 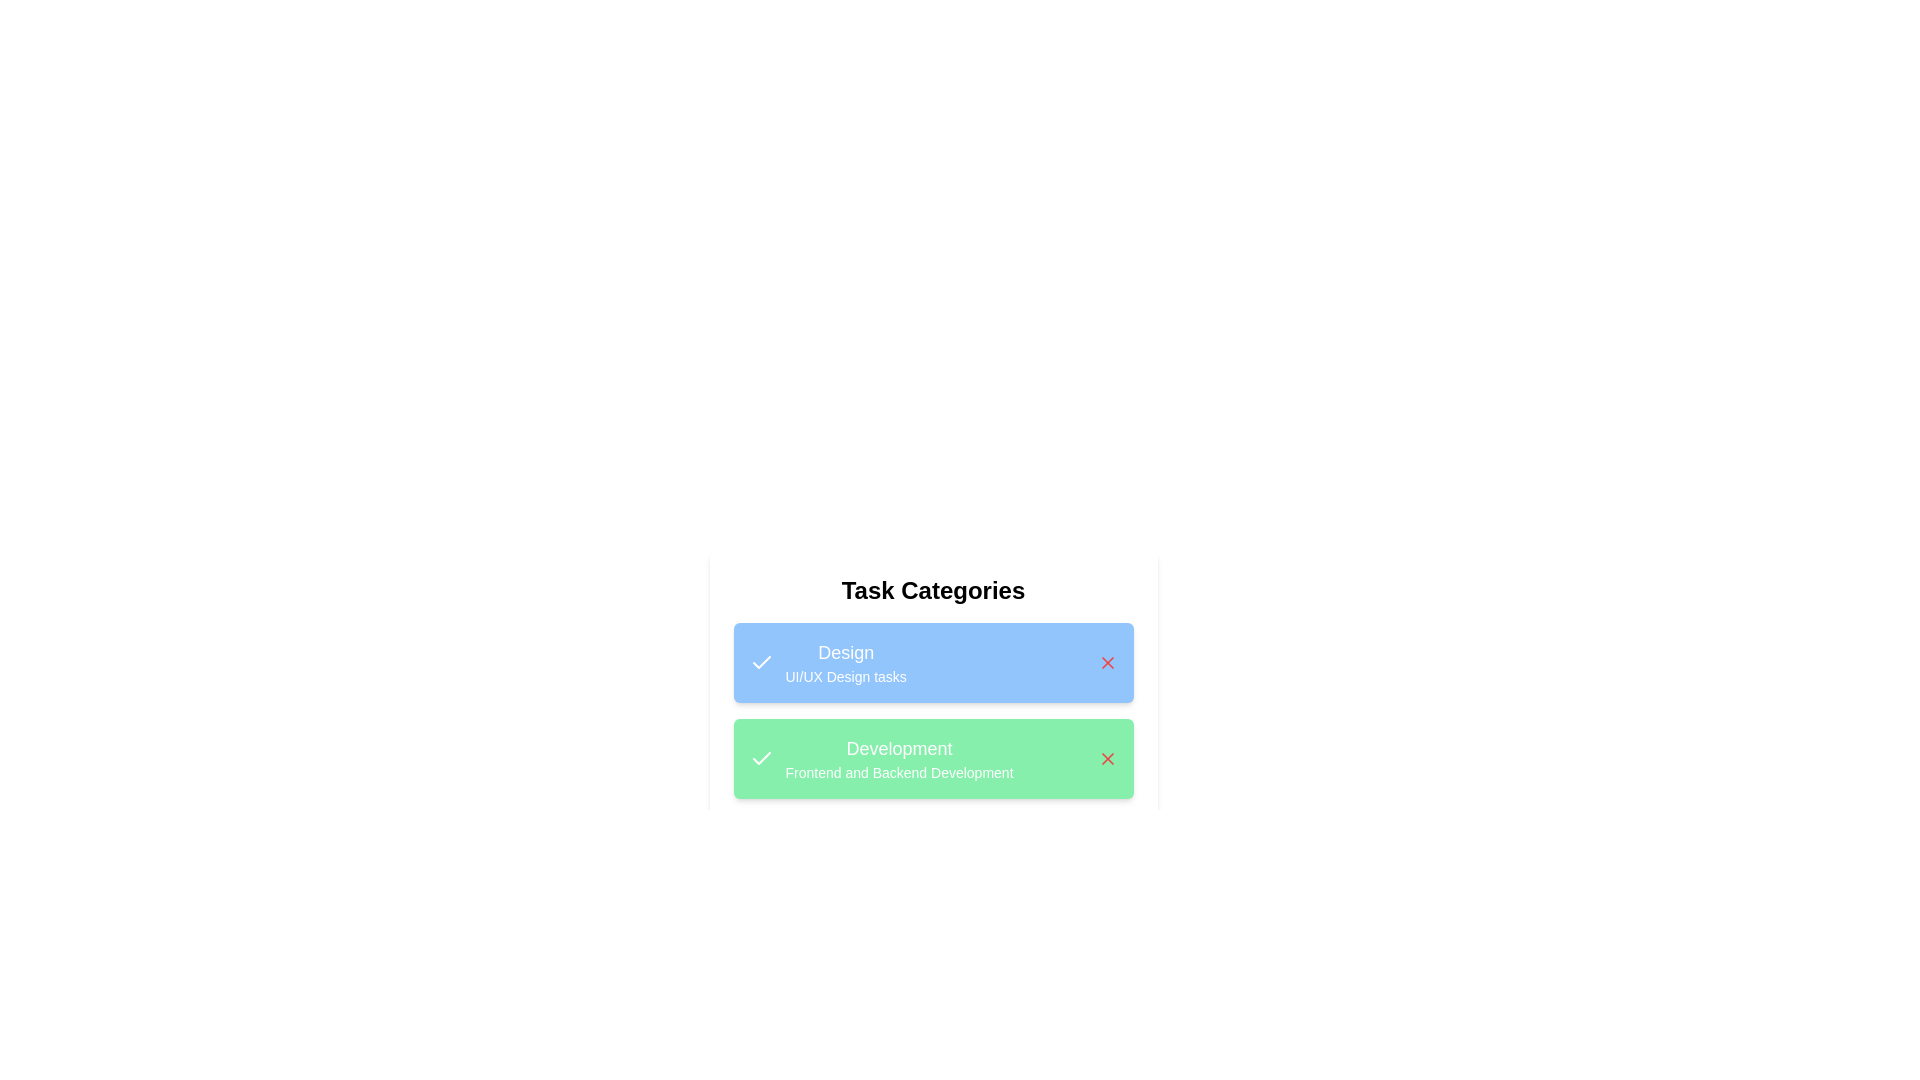 What do you see at coordinates (1106, 663) in the screenshot?
I see `'X' button on the task category Design to remove it` at bounding box center [1106, 663].